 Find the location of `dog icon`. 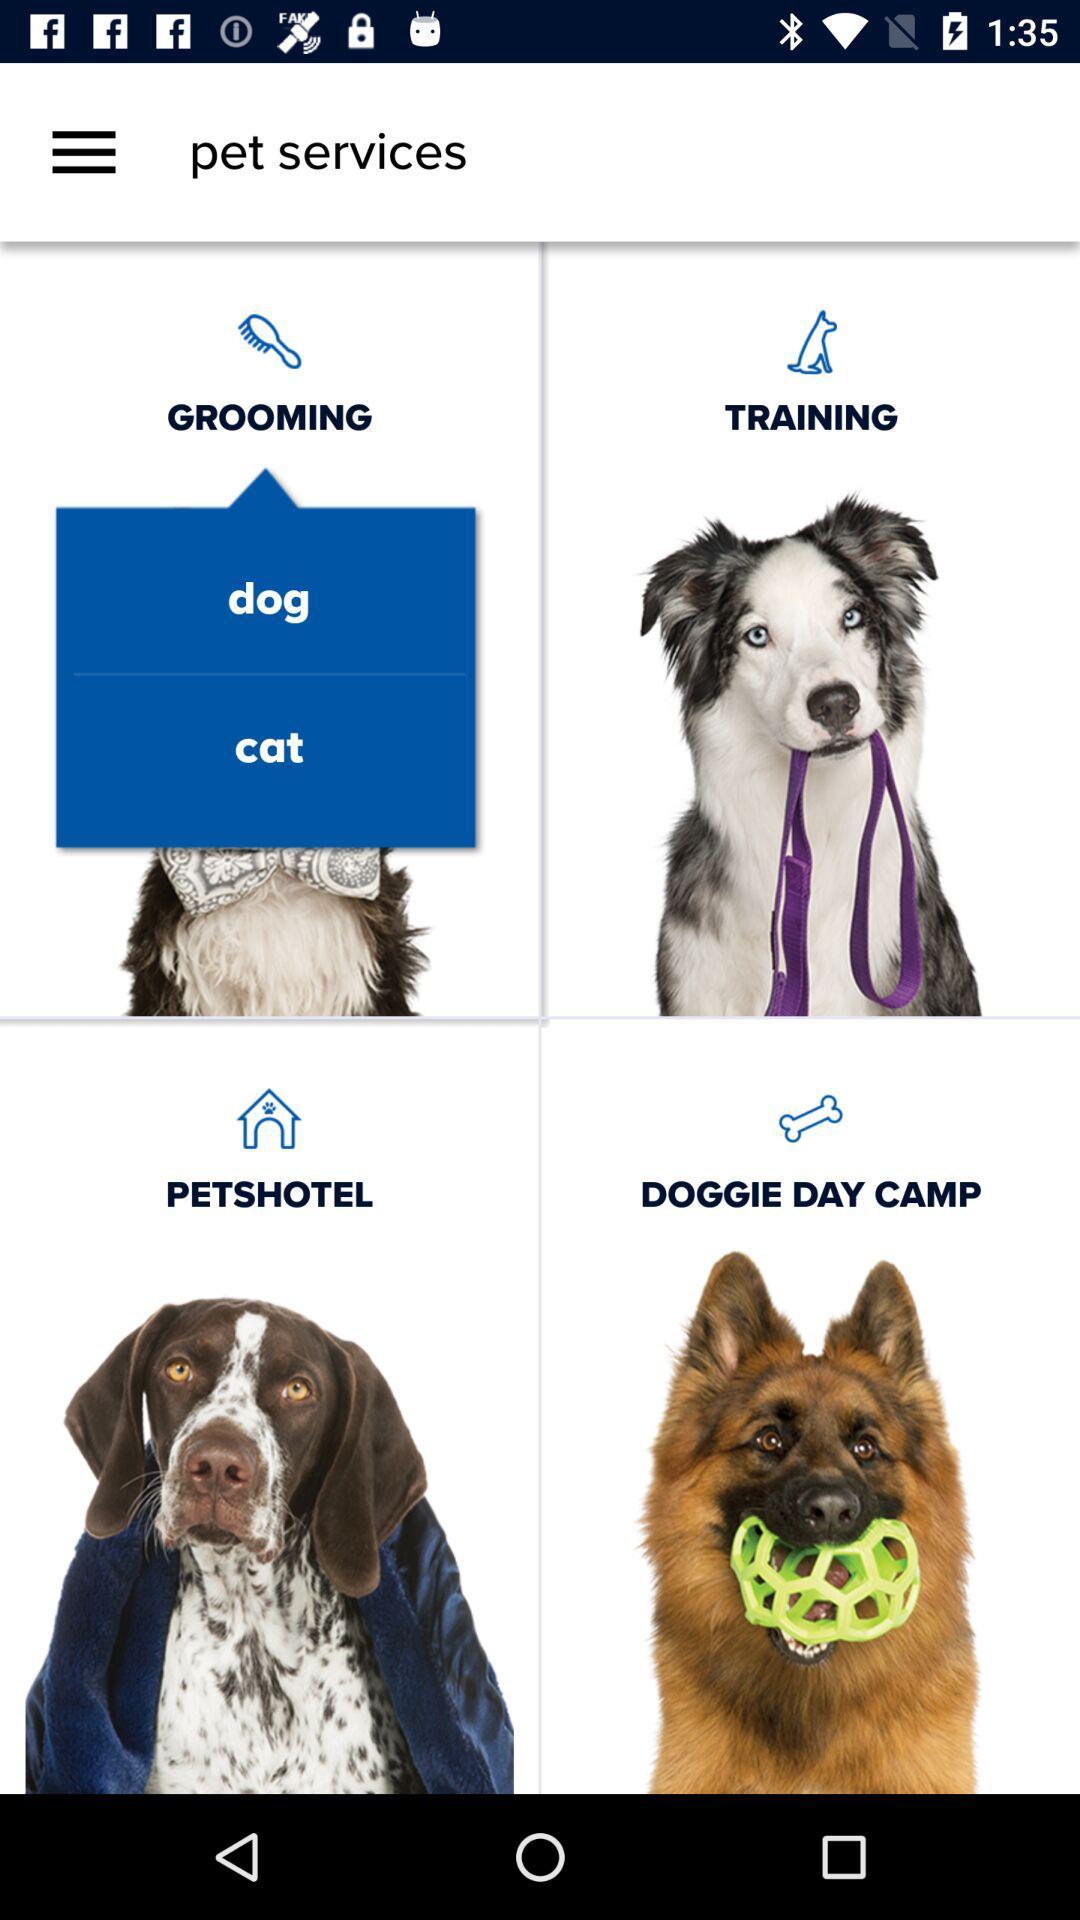

dog icon is located at coordinates (268, 599).